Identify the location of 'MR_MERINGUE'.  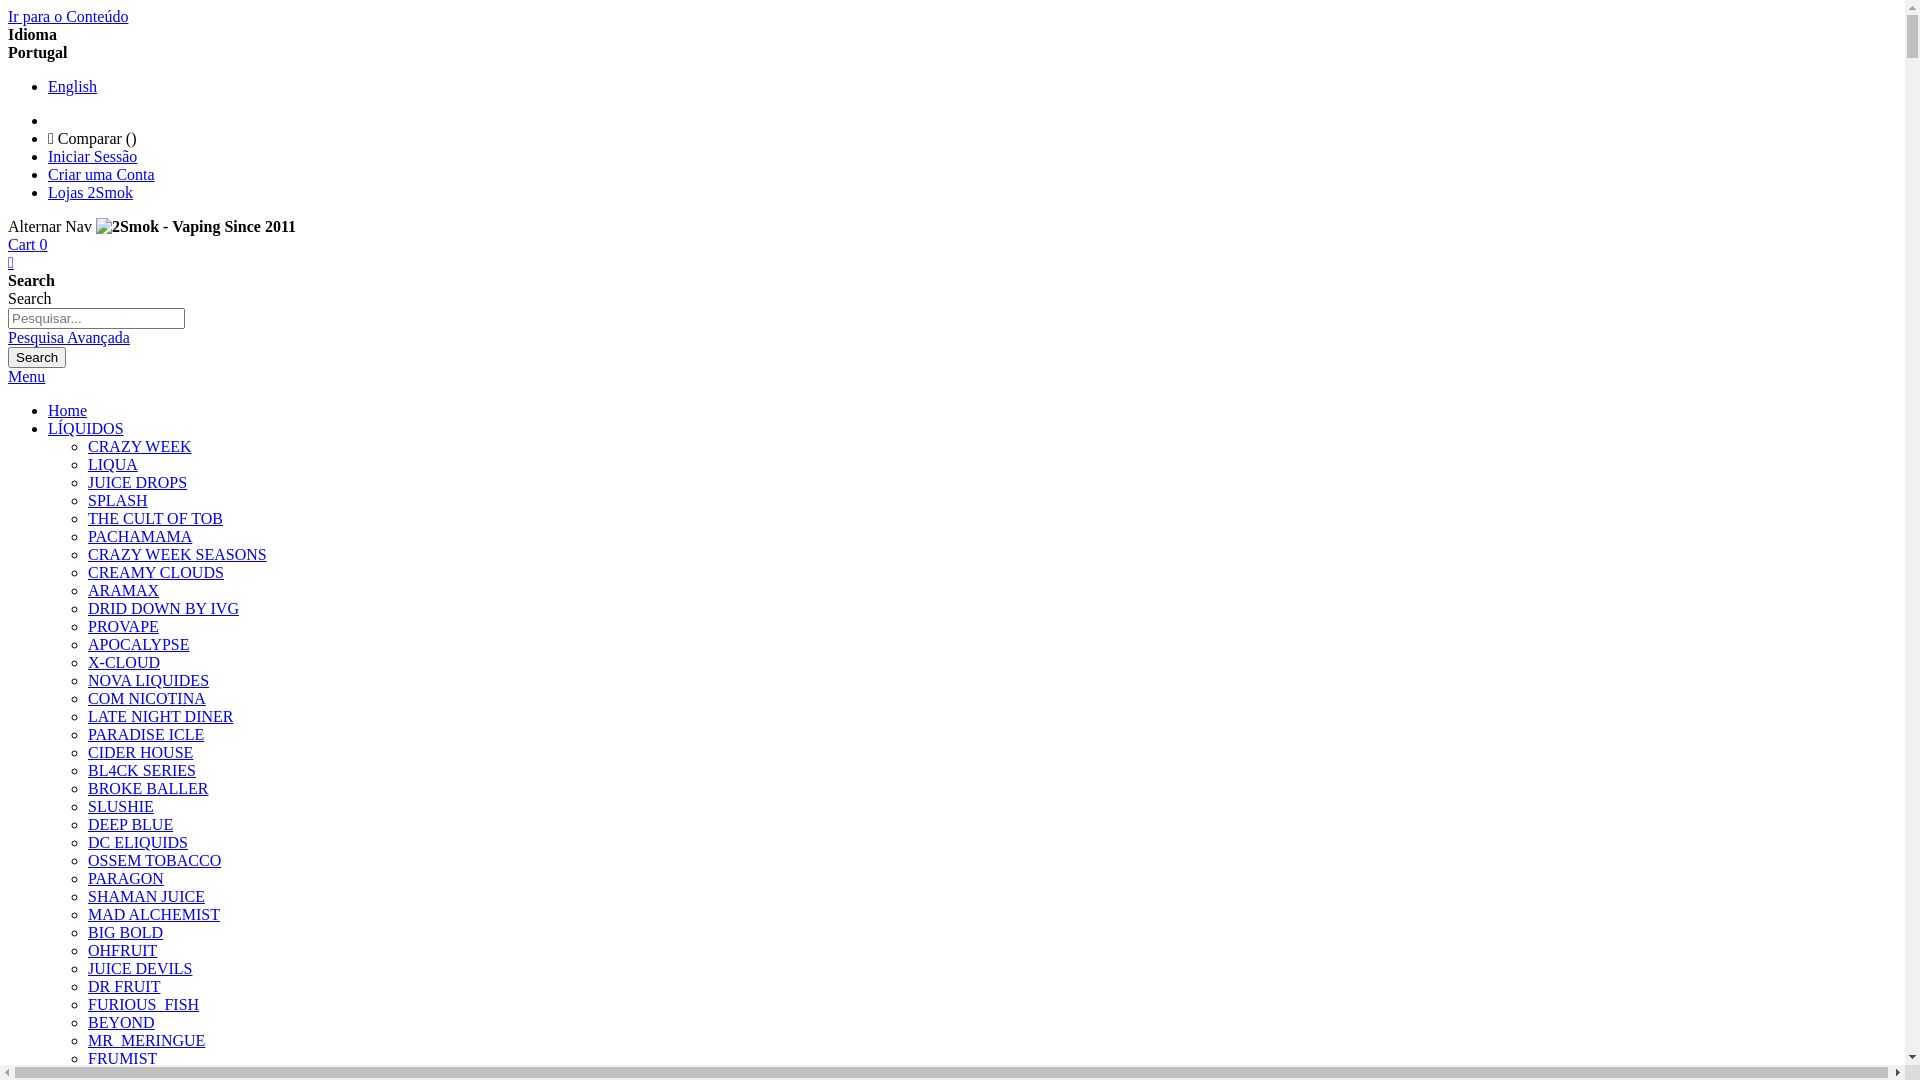
(145, 1039).